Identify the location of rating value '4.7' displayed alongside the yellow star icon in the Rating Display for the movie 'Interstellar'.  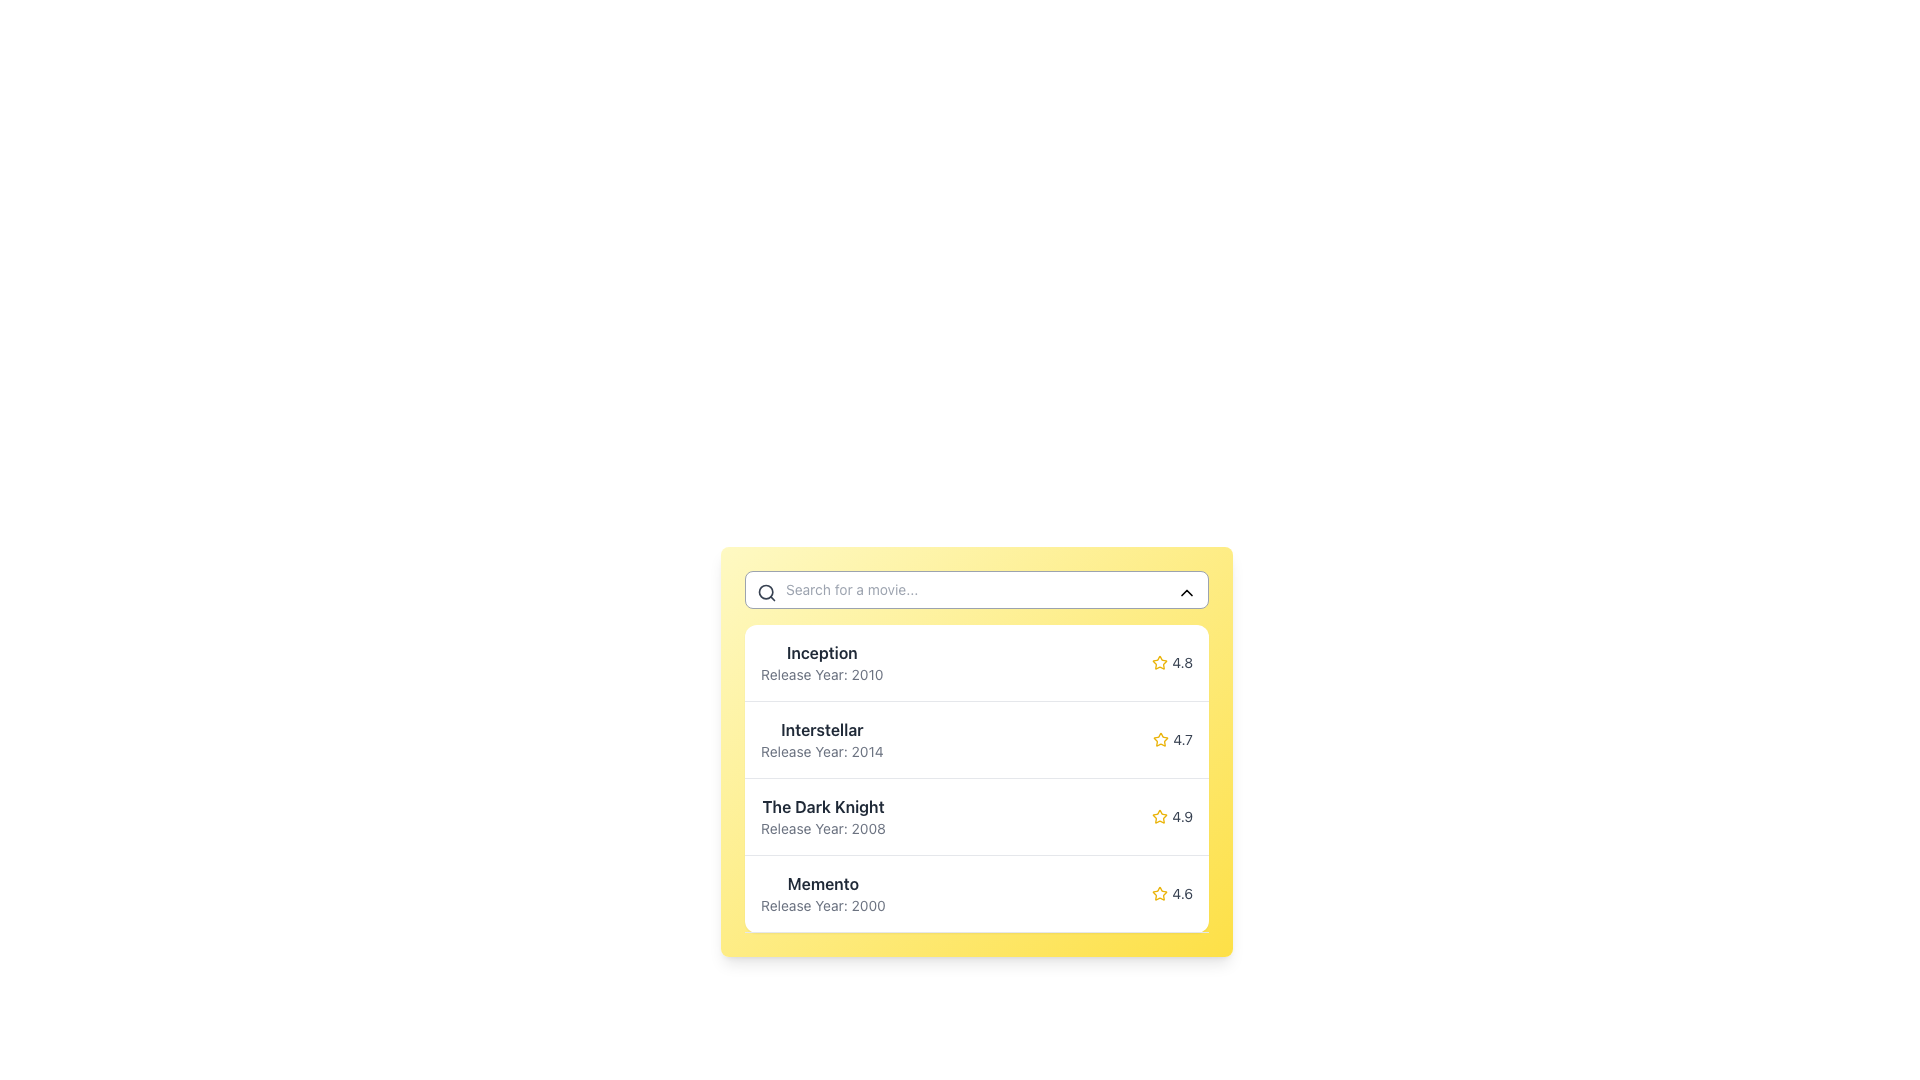
(1173, 740).